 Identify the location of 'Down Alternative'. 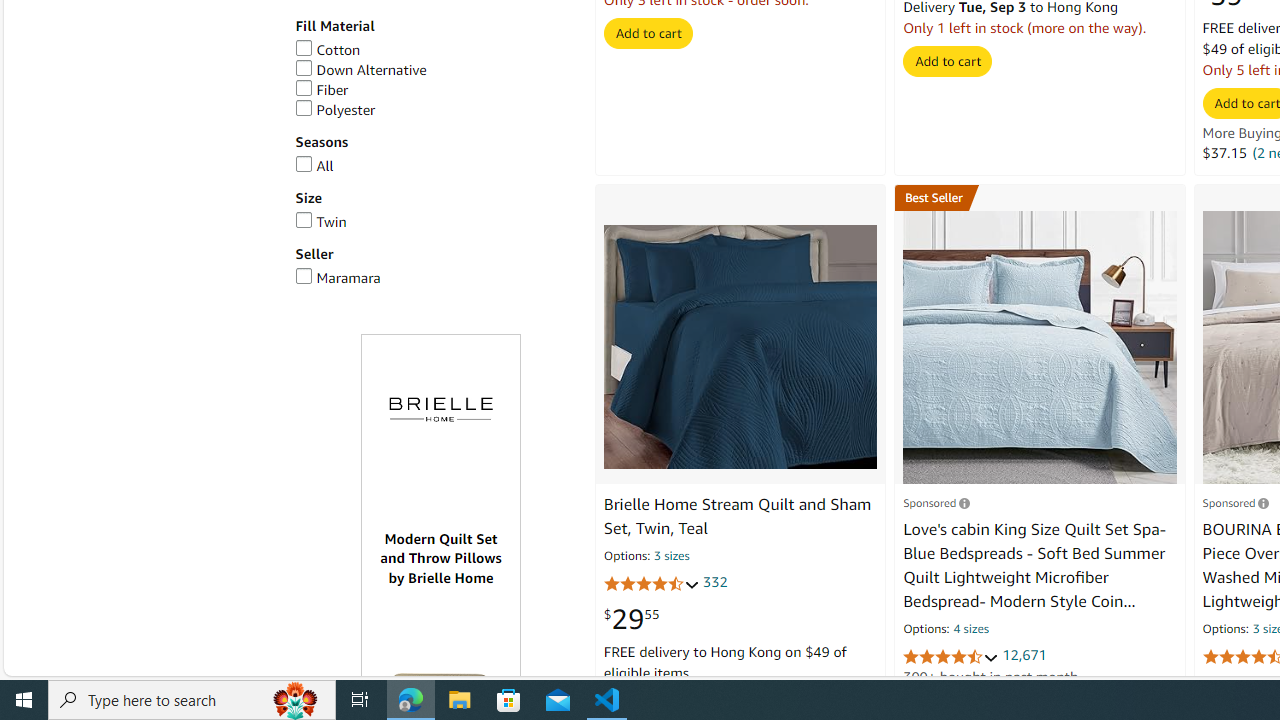
(433, 69).